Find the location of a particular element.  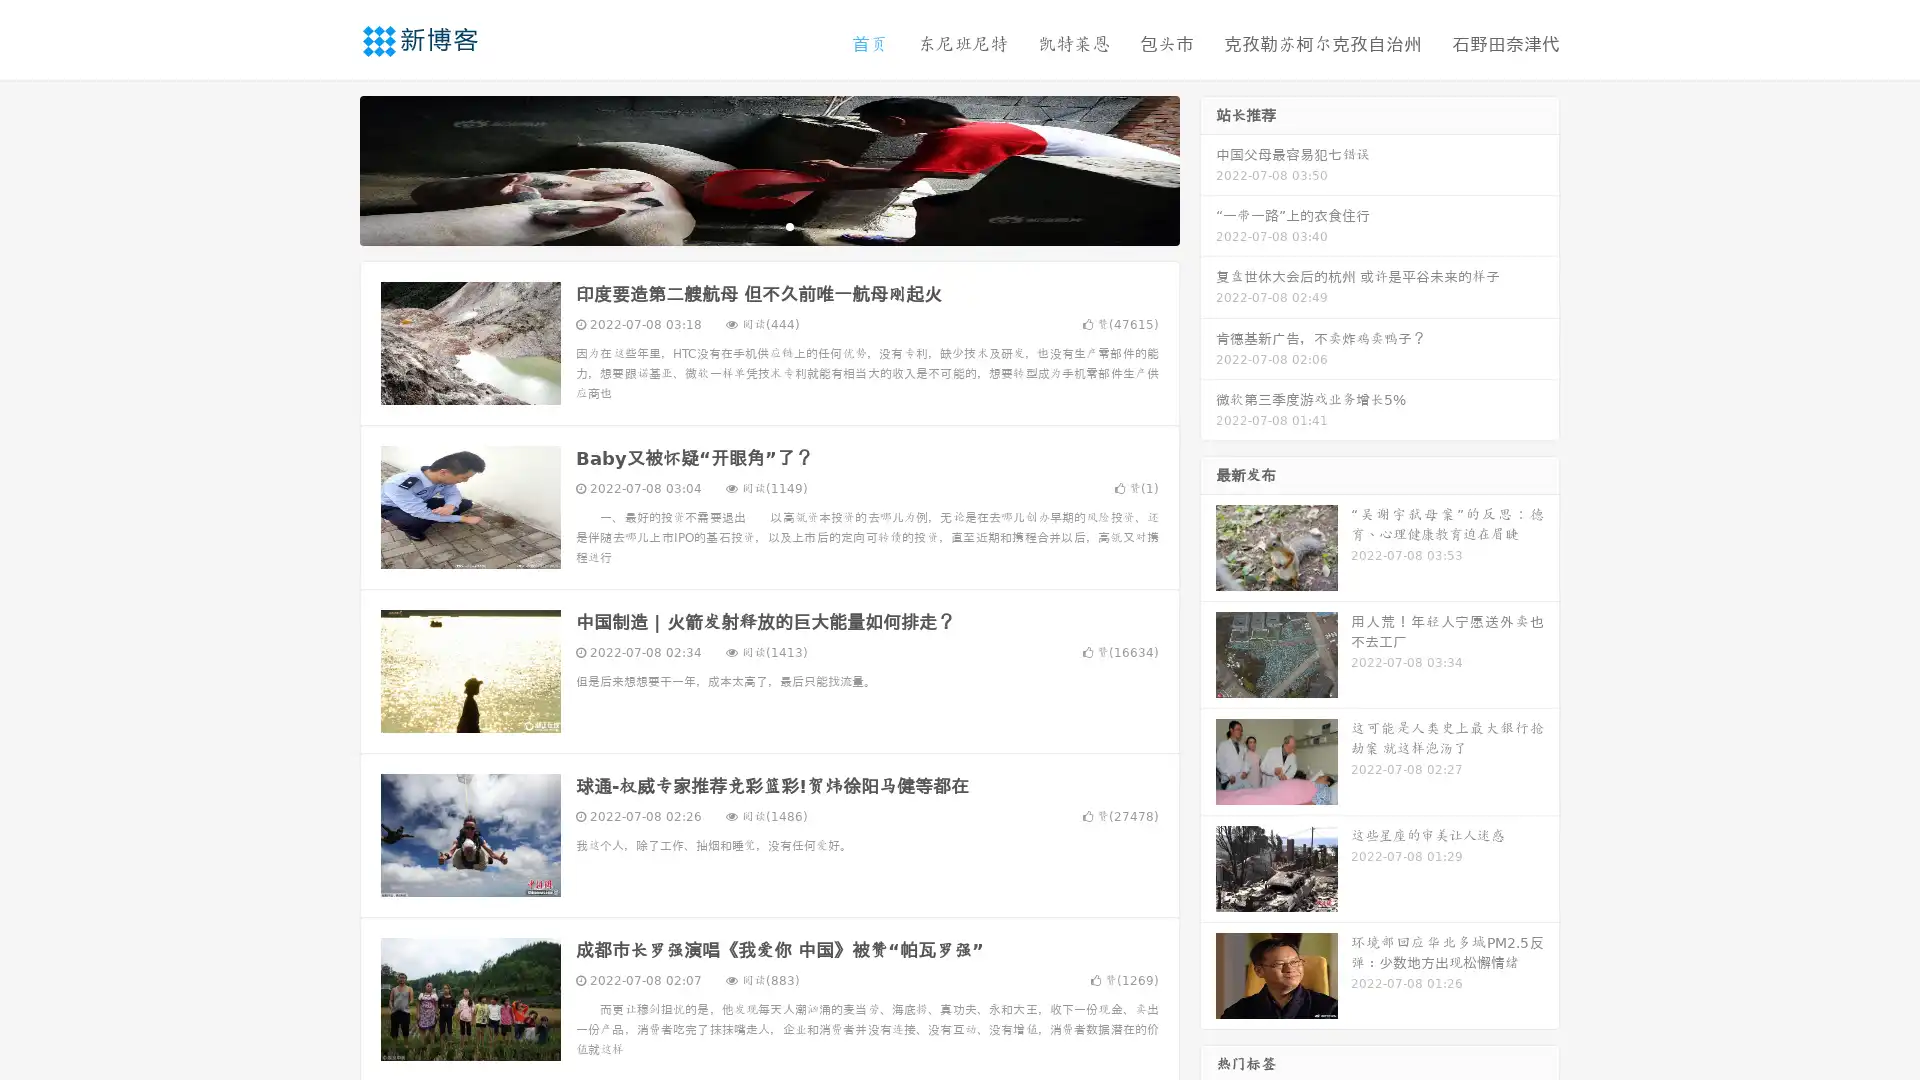

Previous slide is located at coordinates (330, 168).